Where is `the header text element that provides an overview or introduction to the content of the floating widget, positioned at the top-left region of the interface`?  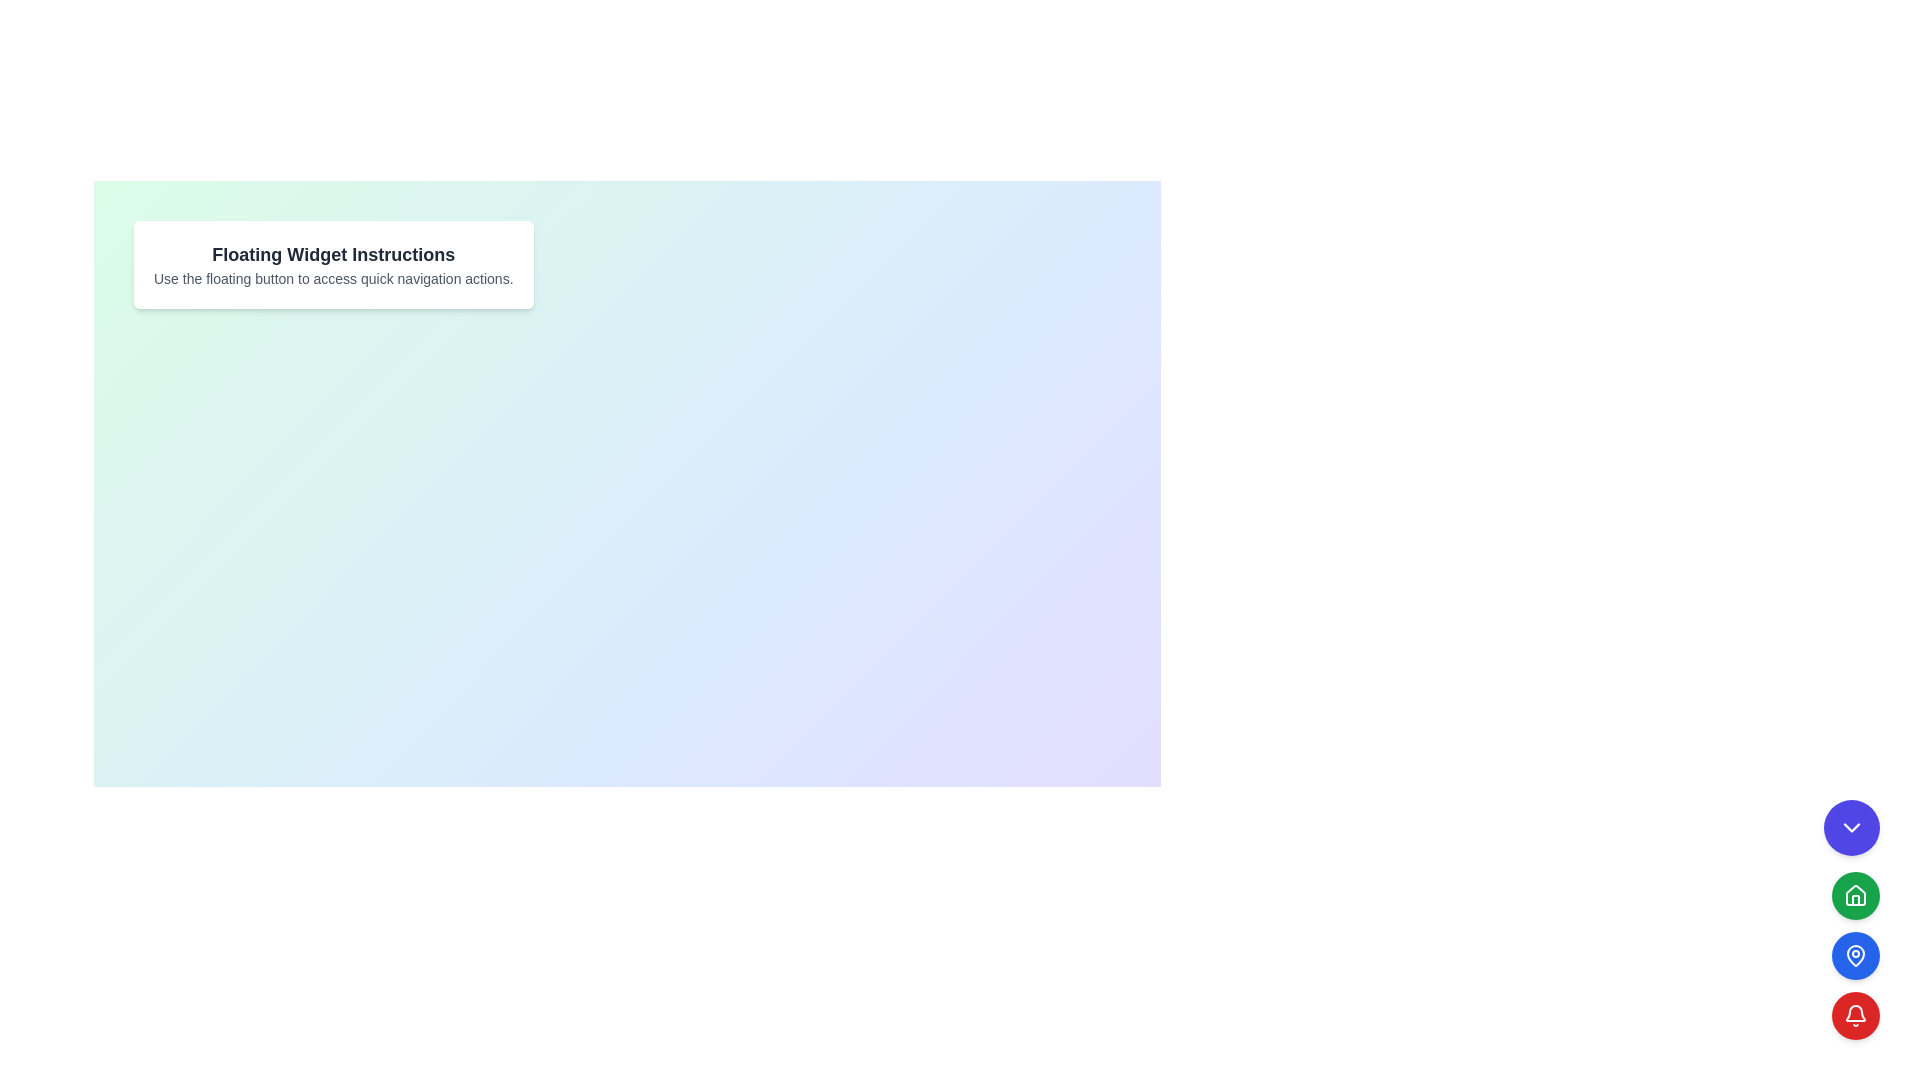
the header text element that provides an overview or introduction to the content of the floating widget, positioned at the top-left region of the interface is located at coordinates (333, 253).